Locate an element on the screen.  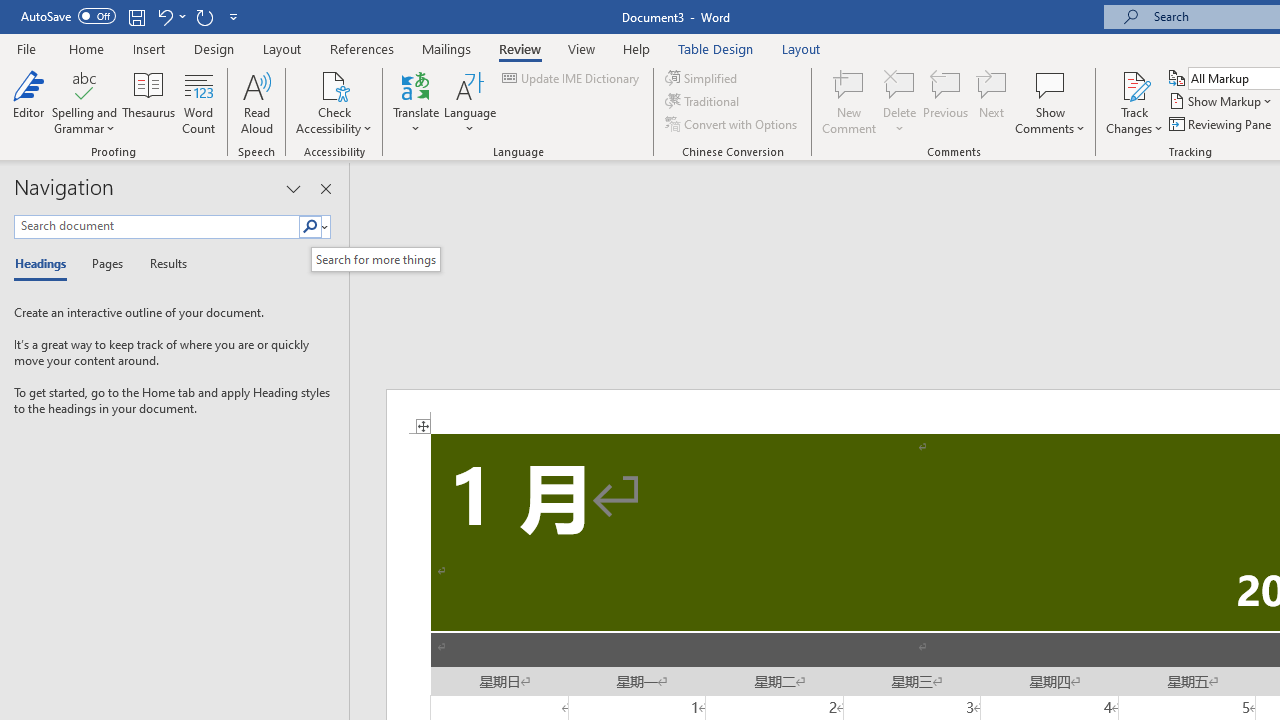
'Search for more things' is located at coordinates (376, 258).